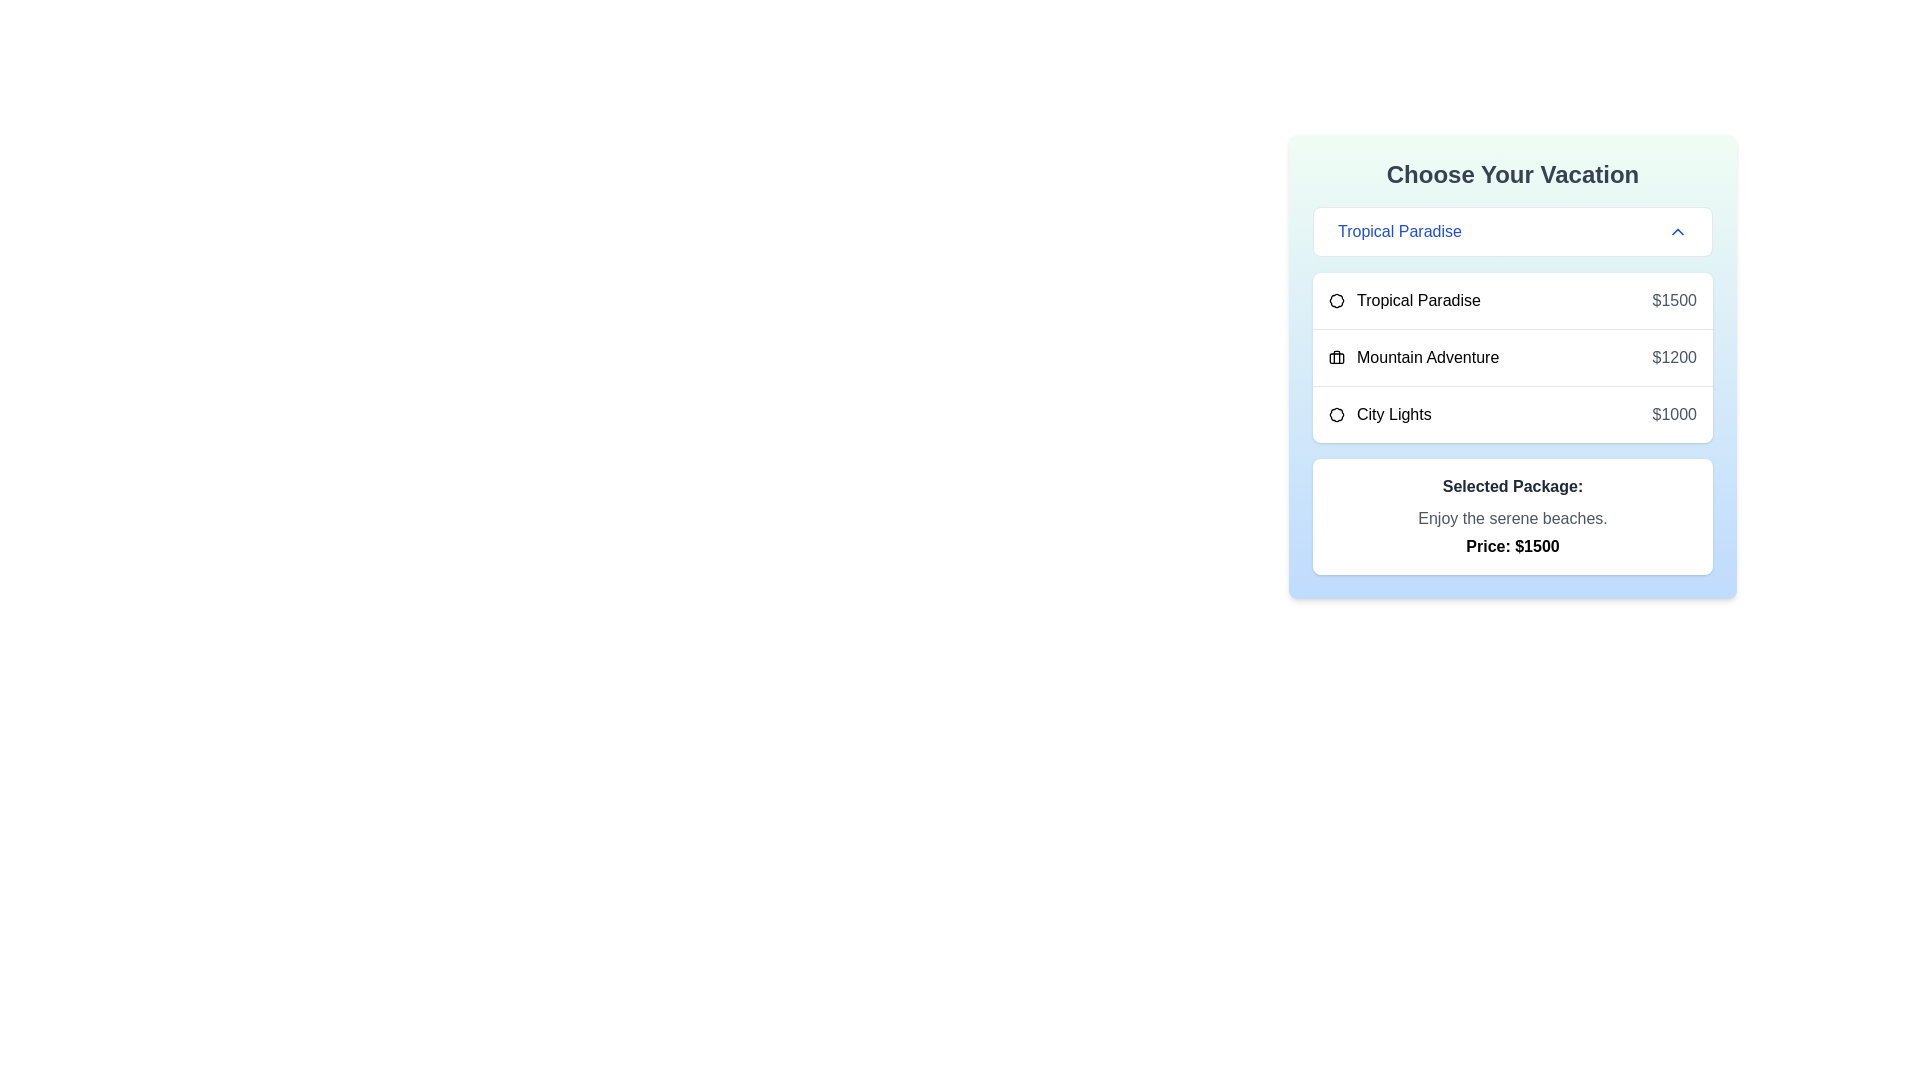 The width and height of the screenshot is (1920, 1080). I want to click on the third selectable vacation package option labeled under 'Choose Your Vacation', which is positioned between 'Mountain Adventure' and the price '$1000', so click(1379, 414).